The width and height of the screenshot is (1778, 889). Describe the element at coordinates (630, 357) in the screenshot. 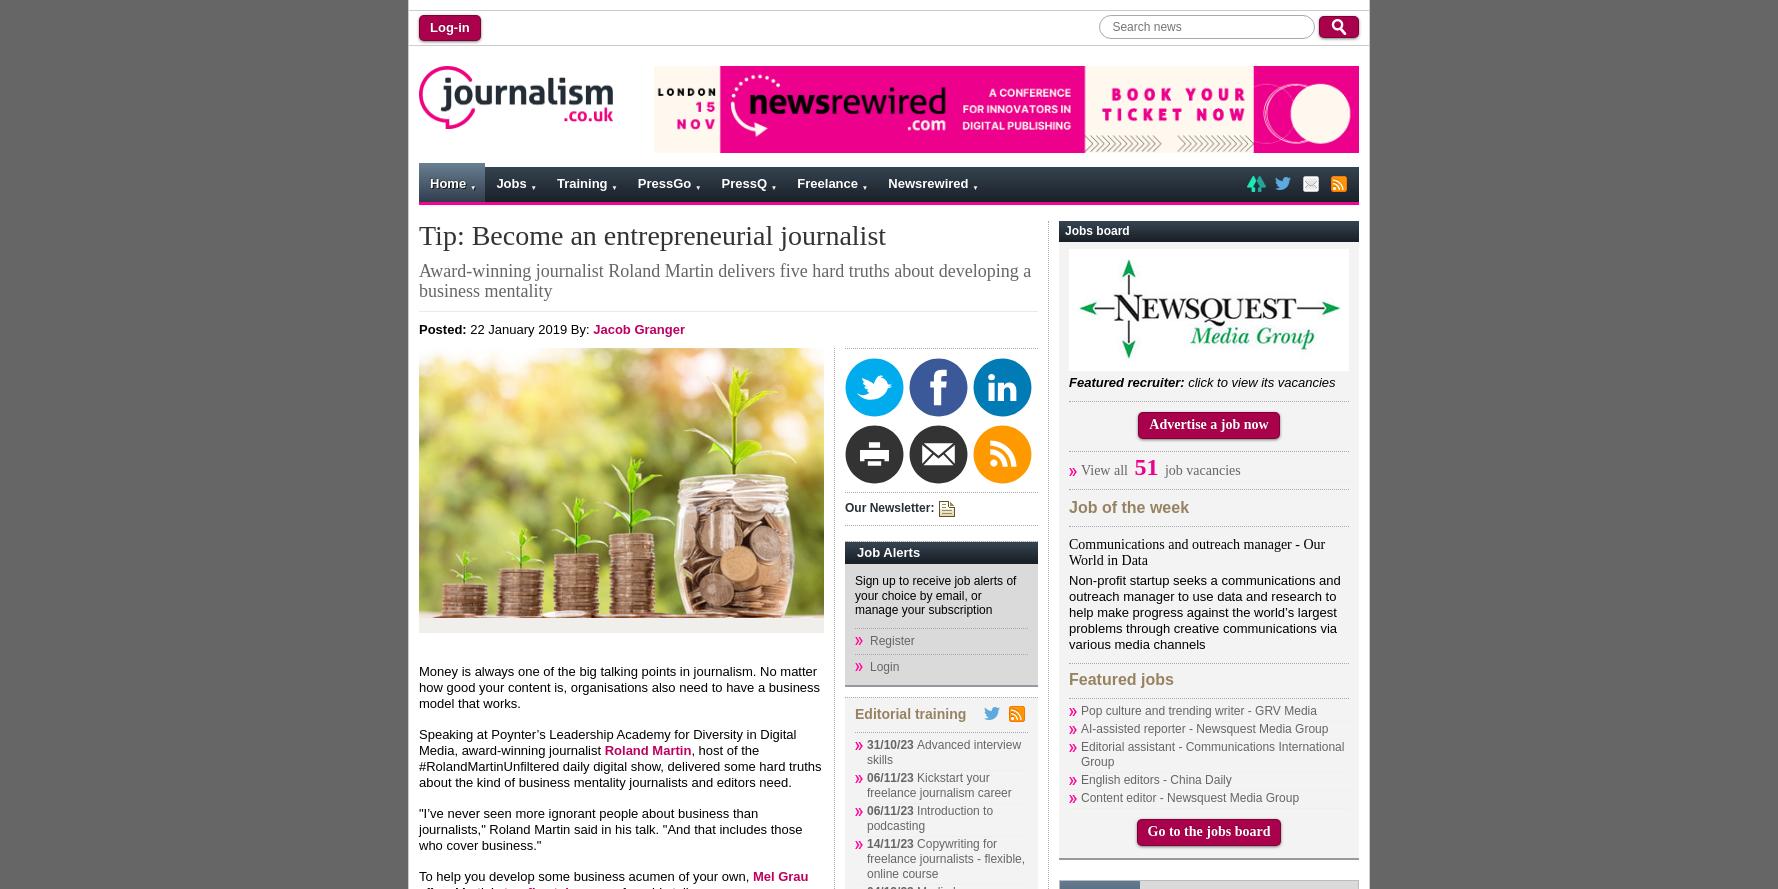

I see `'Contact us'` at that location.